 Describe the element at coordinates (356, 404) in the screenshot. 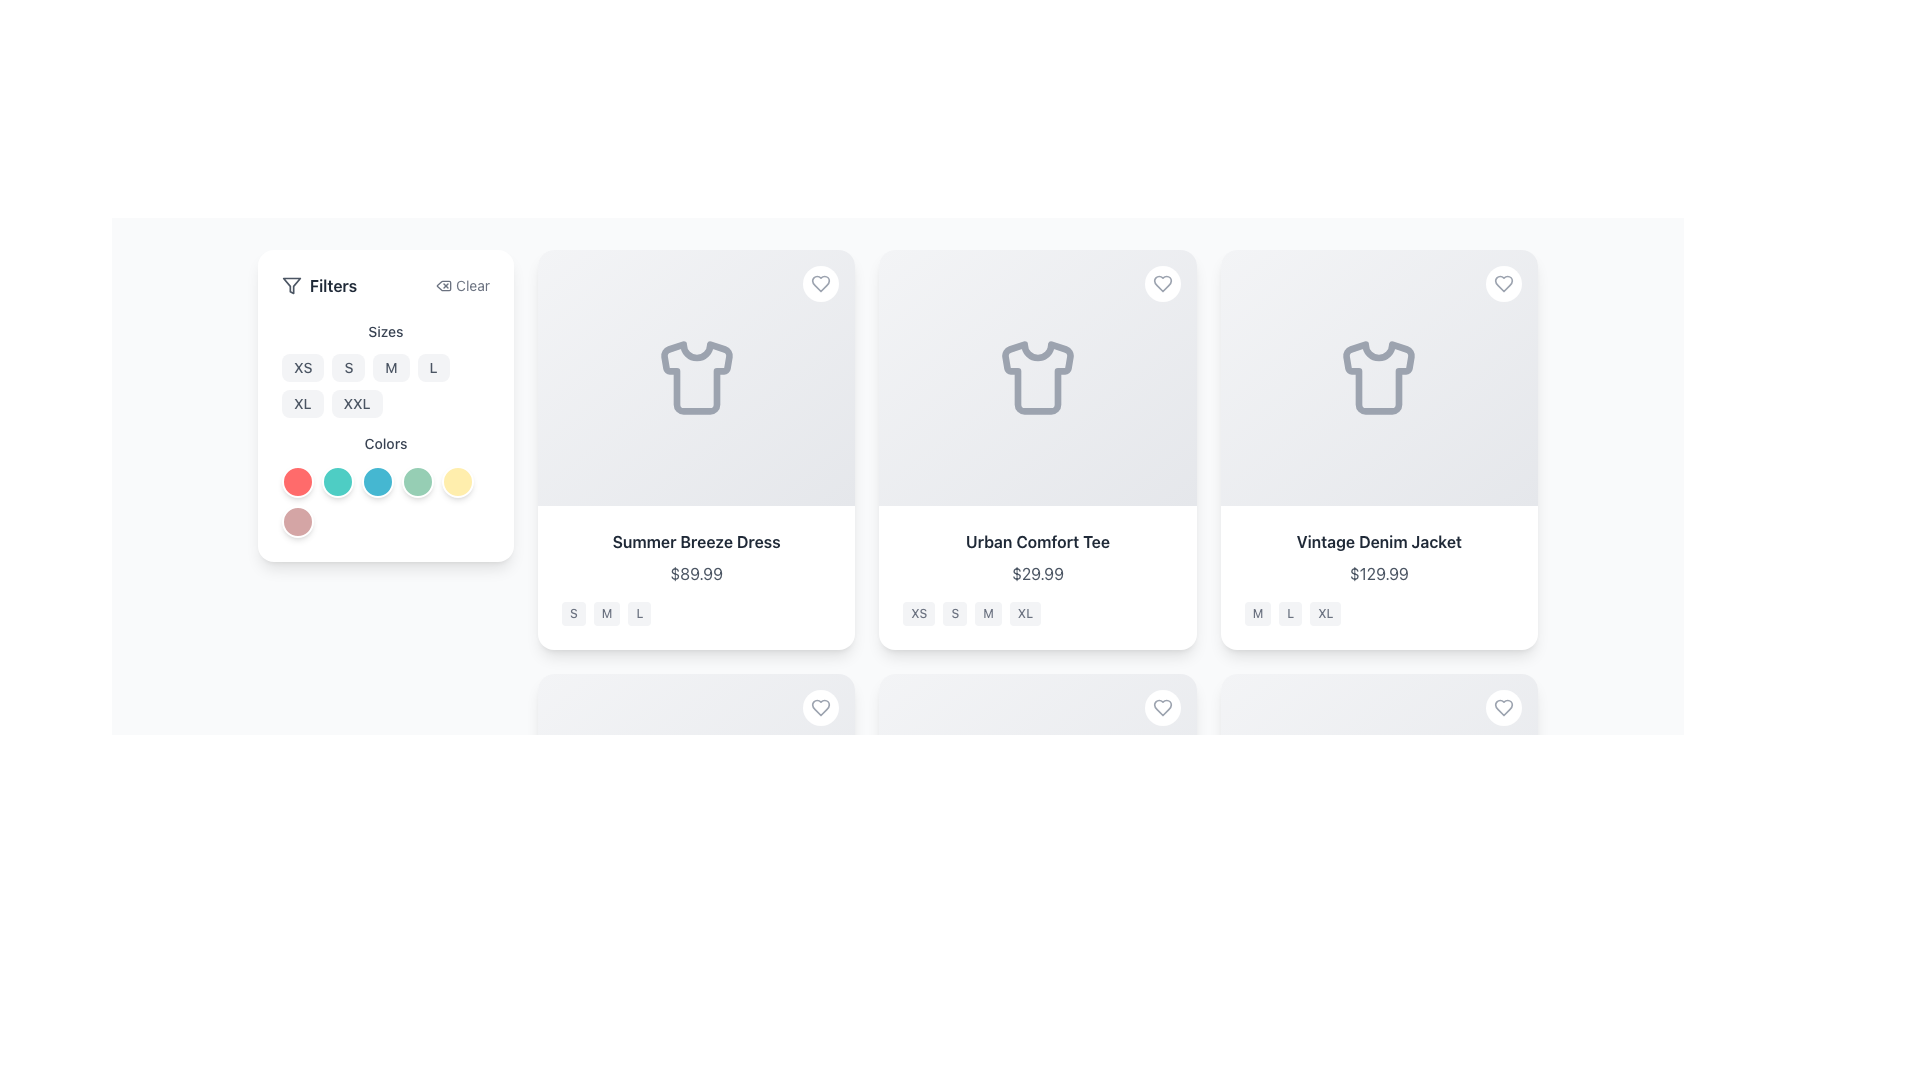

I see `the button labeled 'XXL' with a light gray background` at that location.